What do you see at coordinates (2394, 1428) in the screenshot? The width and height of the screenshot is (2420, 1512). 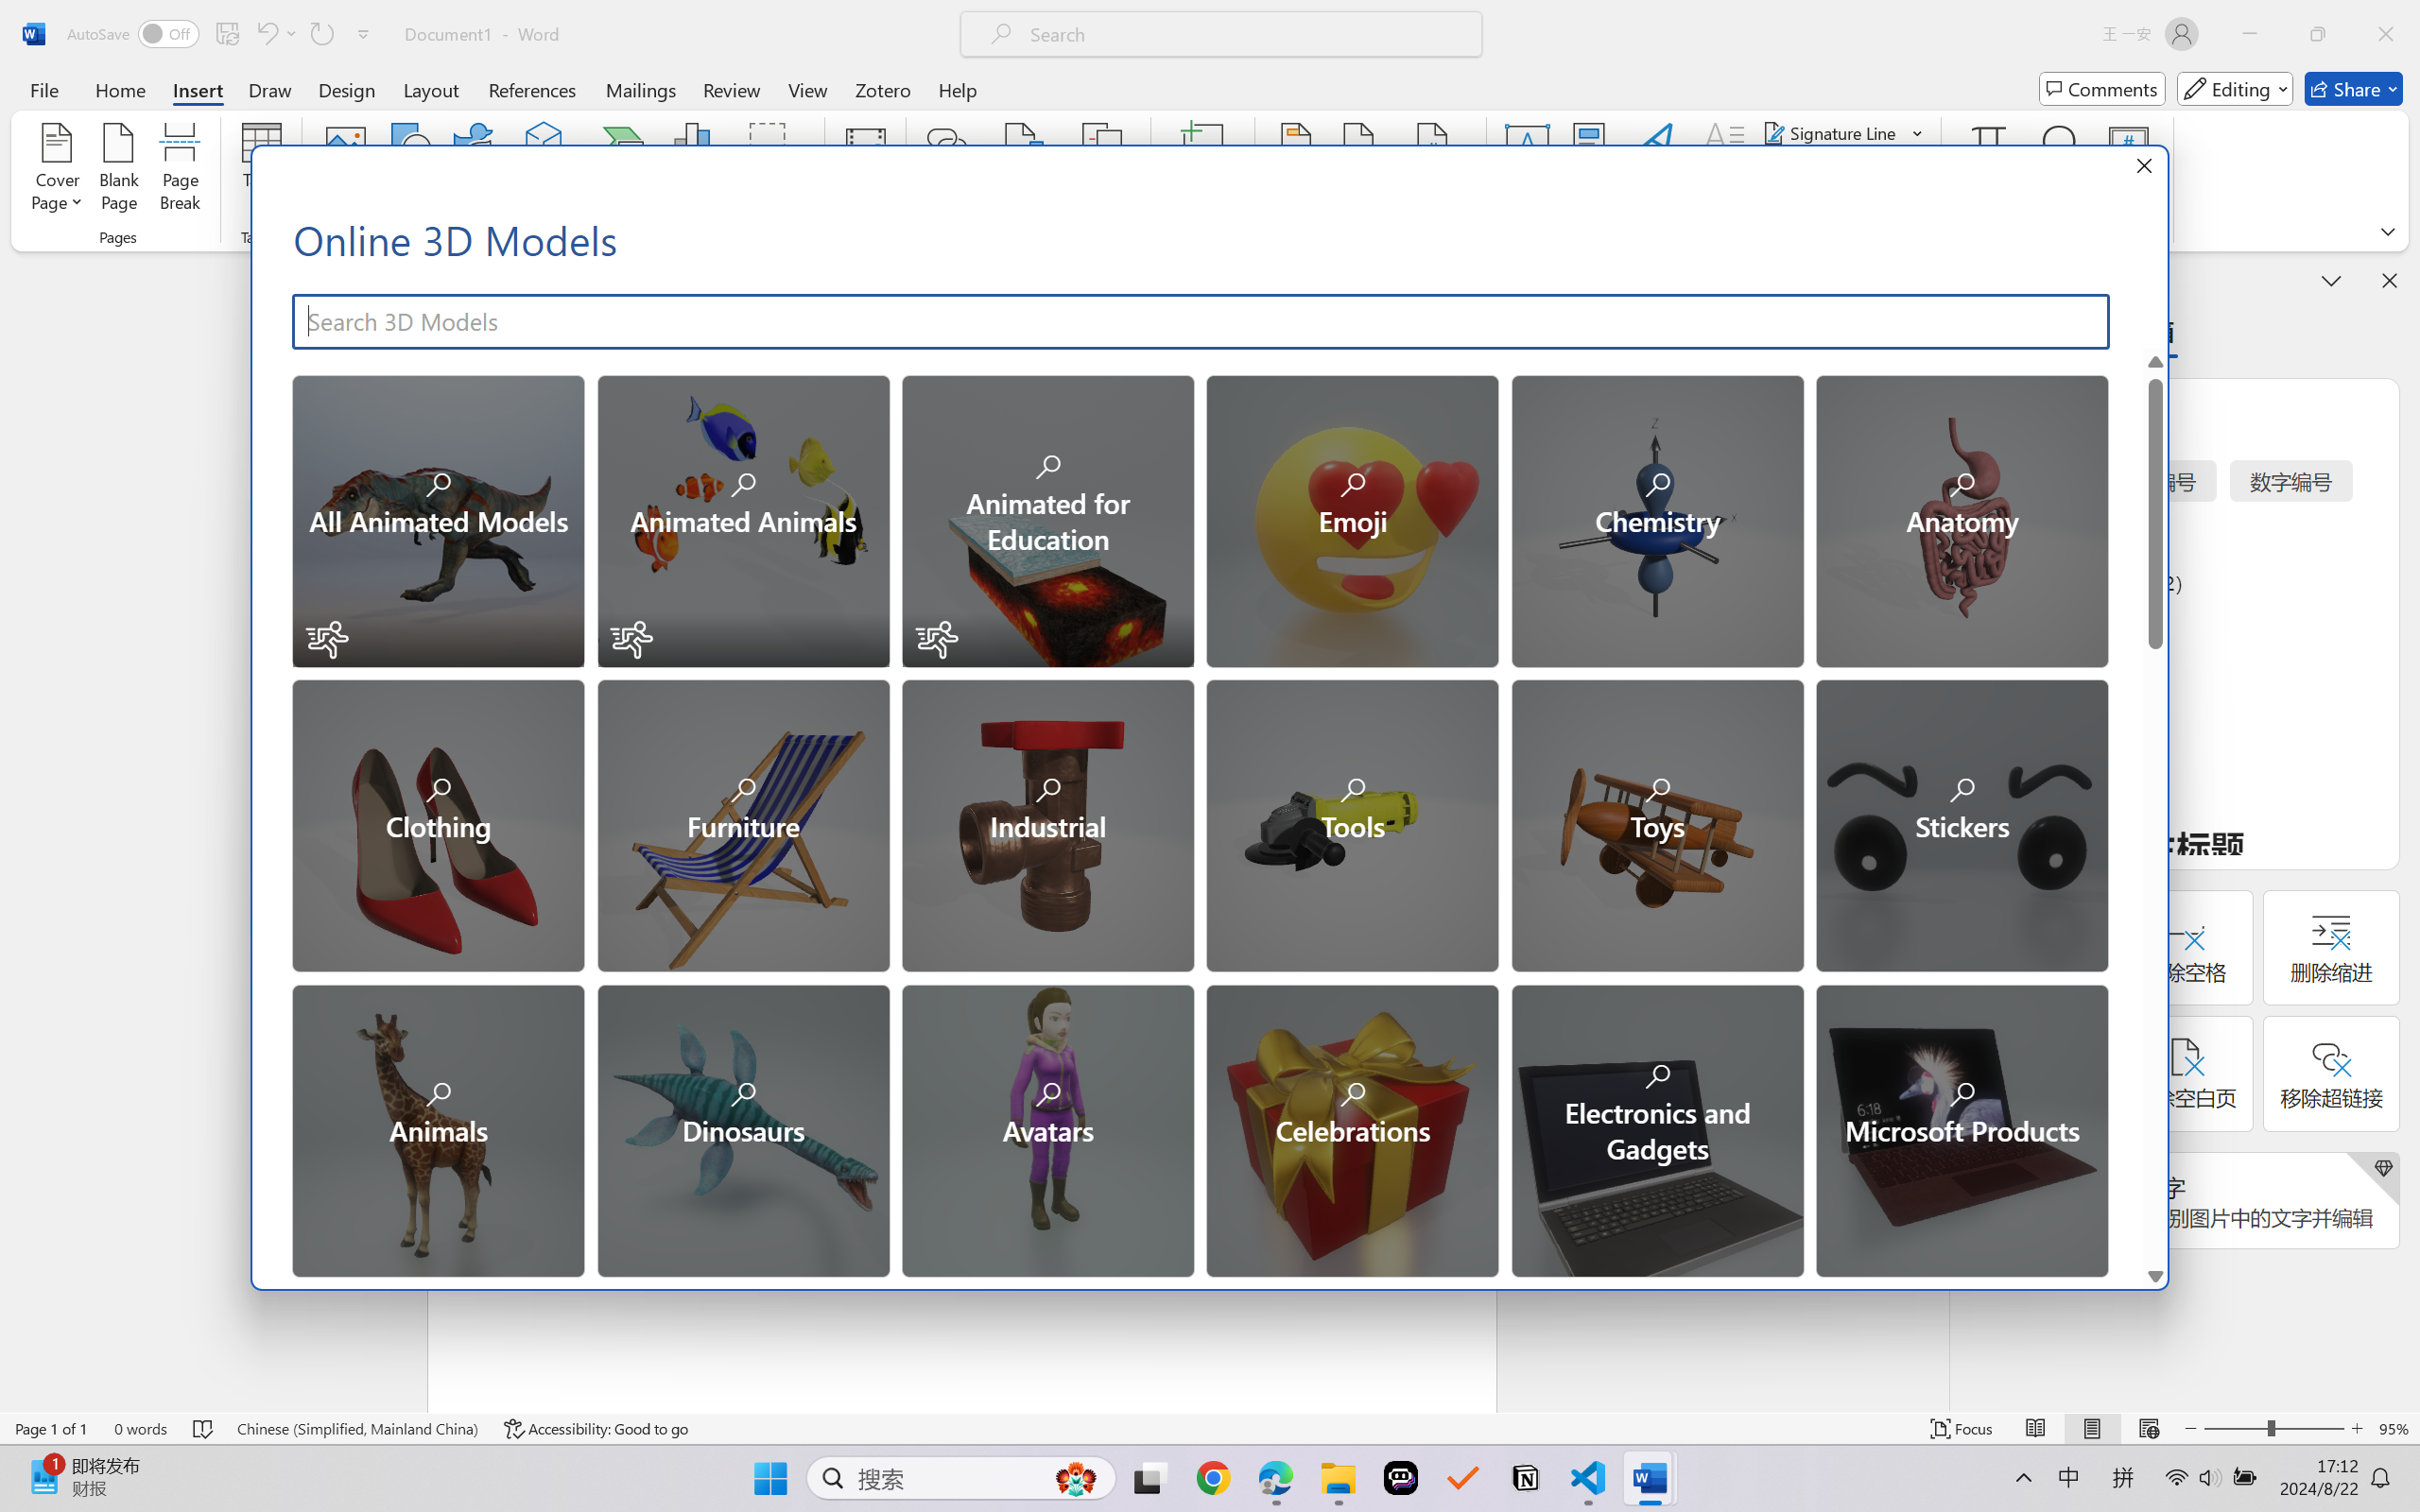 I see `'Zoom 95%'` at bounding box center [2394, 1428].